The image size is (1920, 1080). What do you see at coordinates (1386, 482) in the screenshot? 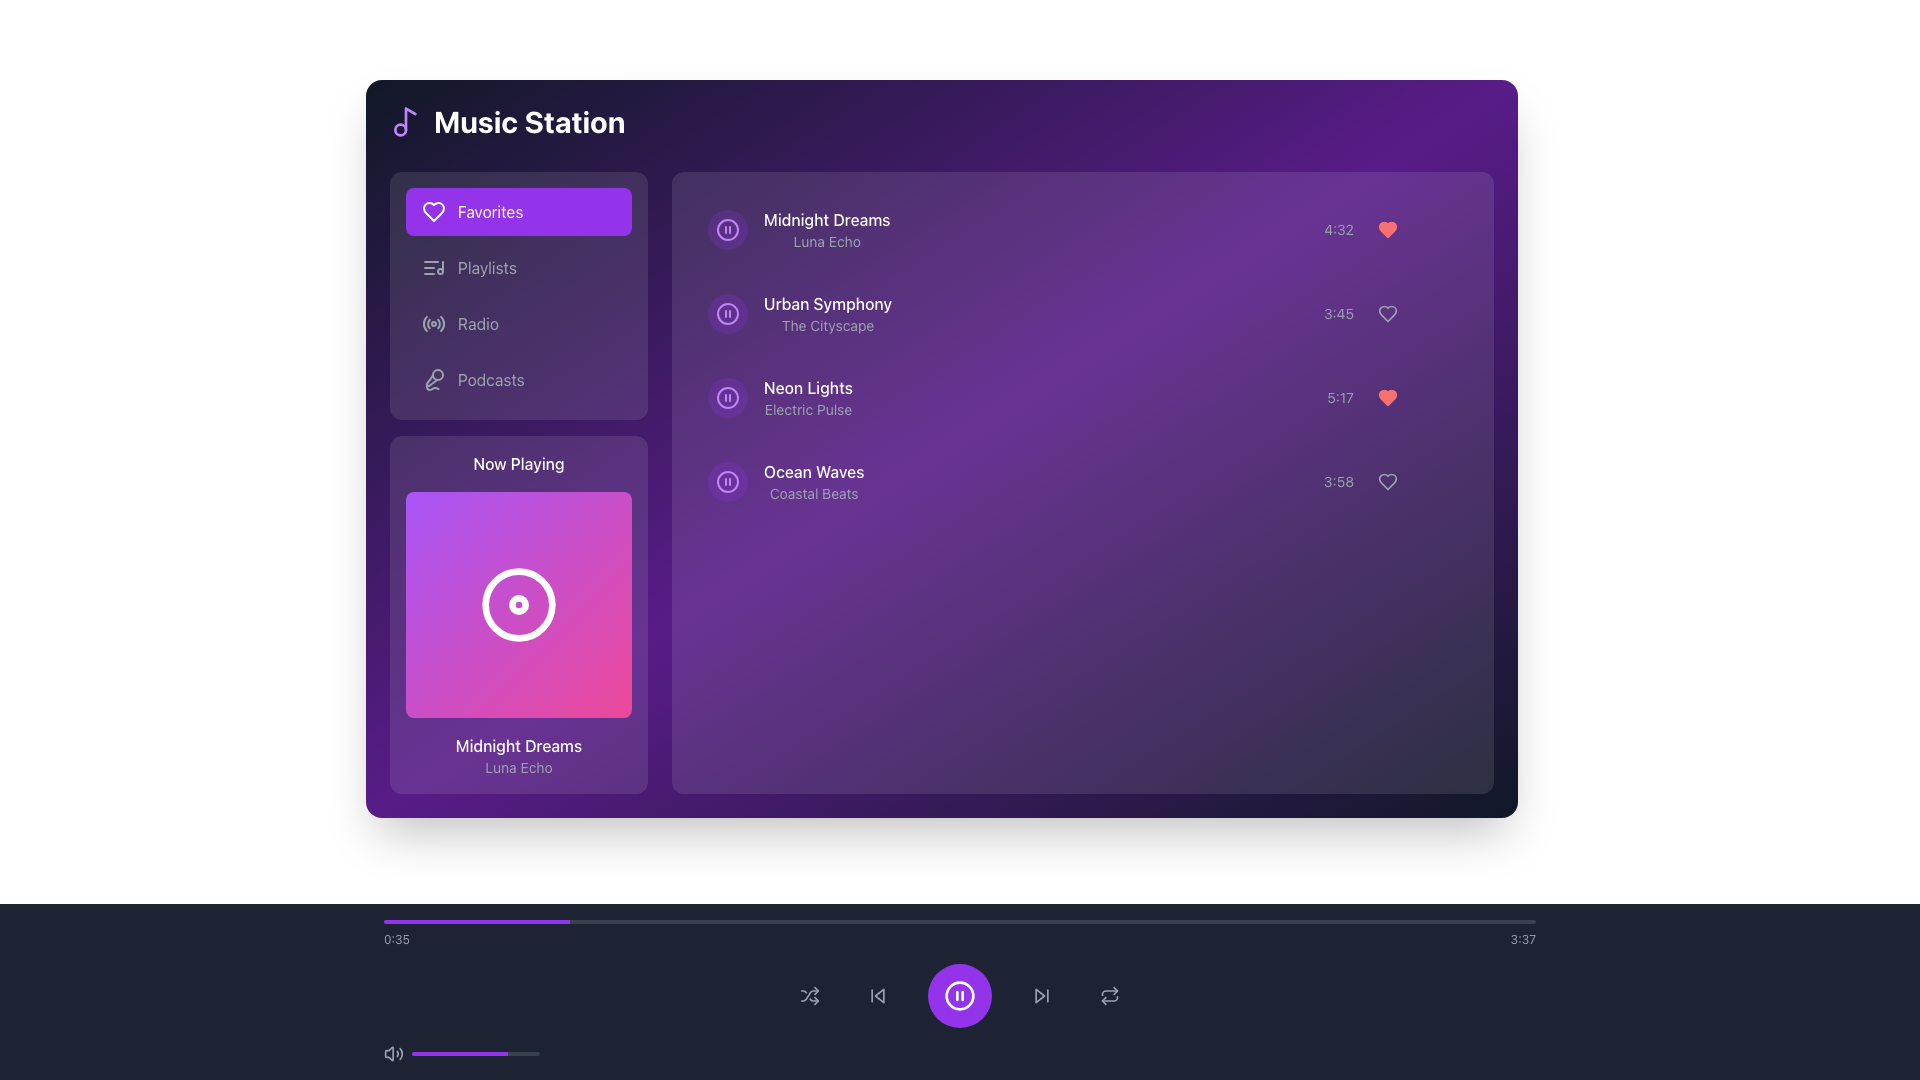
I see `the icon button in the bottom-right corner of the 'Ocean Waves' row` at bounding box center [1386, 482].